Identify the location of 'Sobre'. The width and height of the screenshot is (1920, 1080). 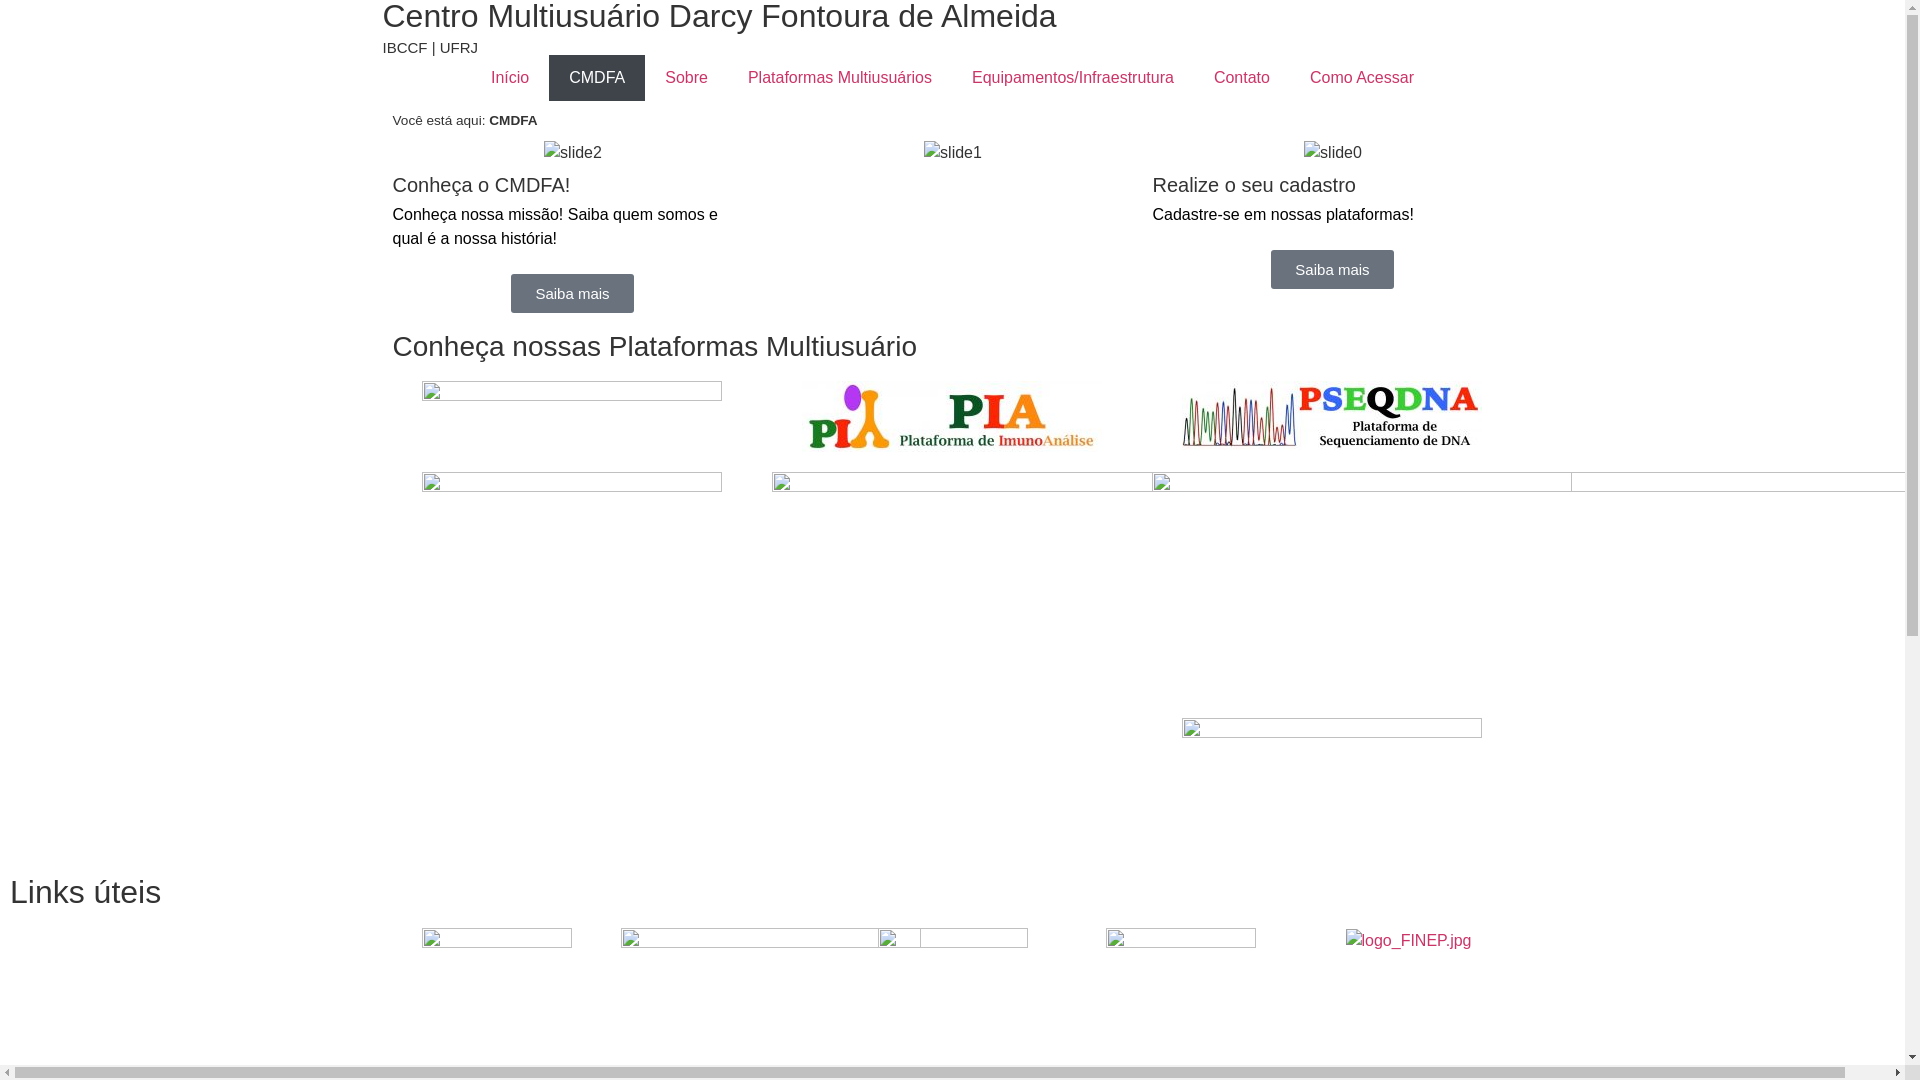
(644, 76).